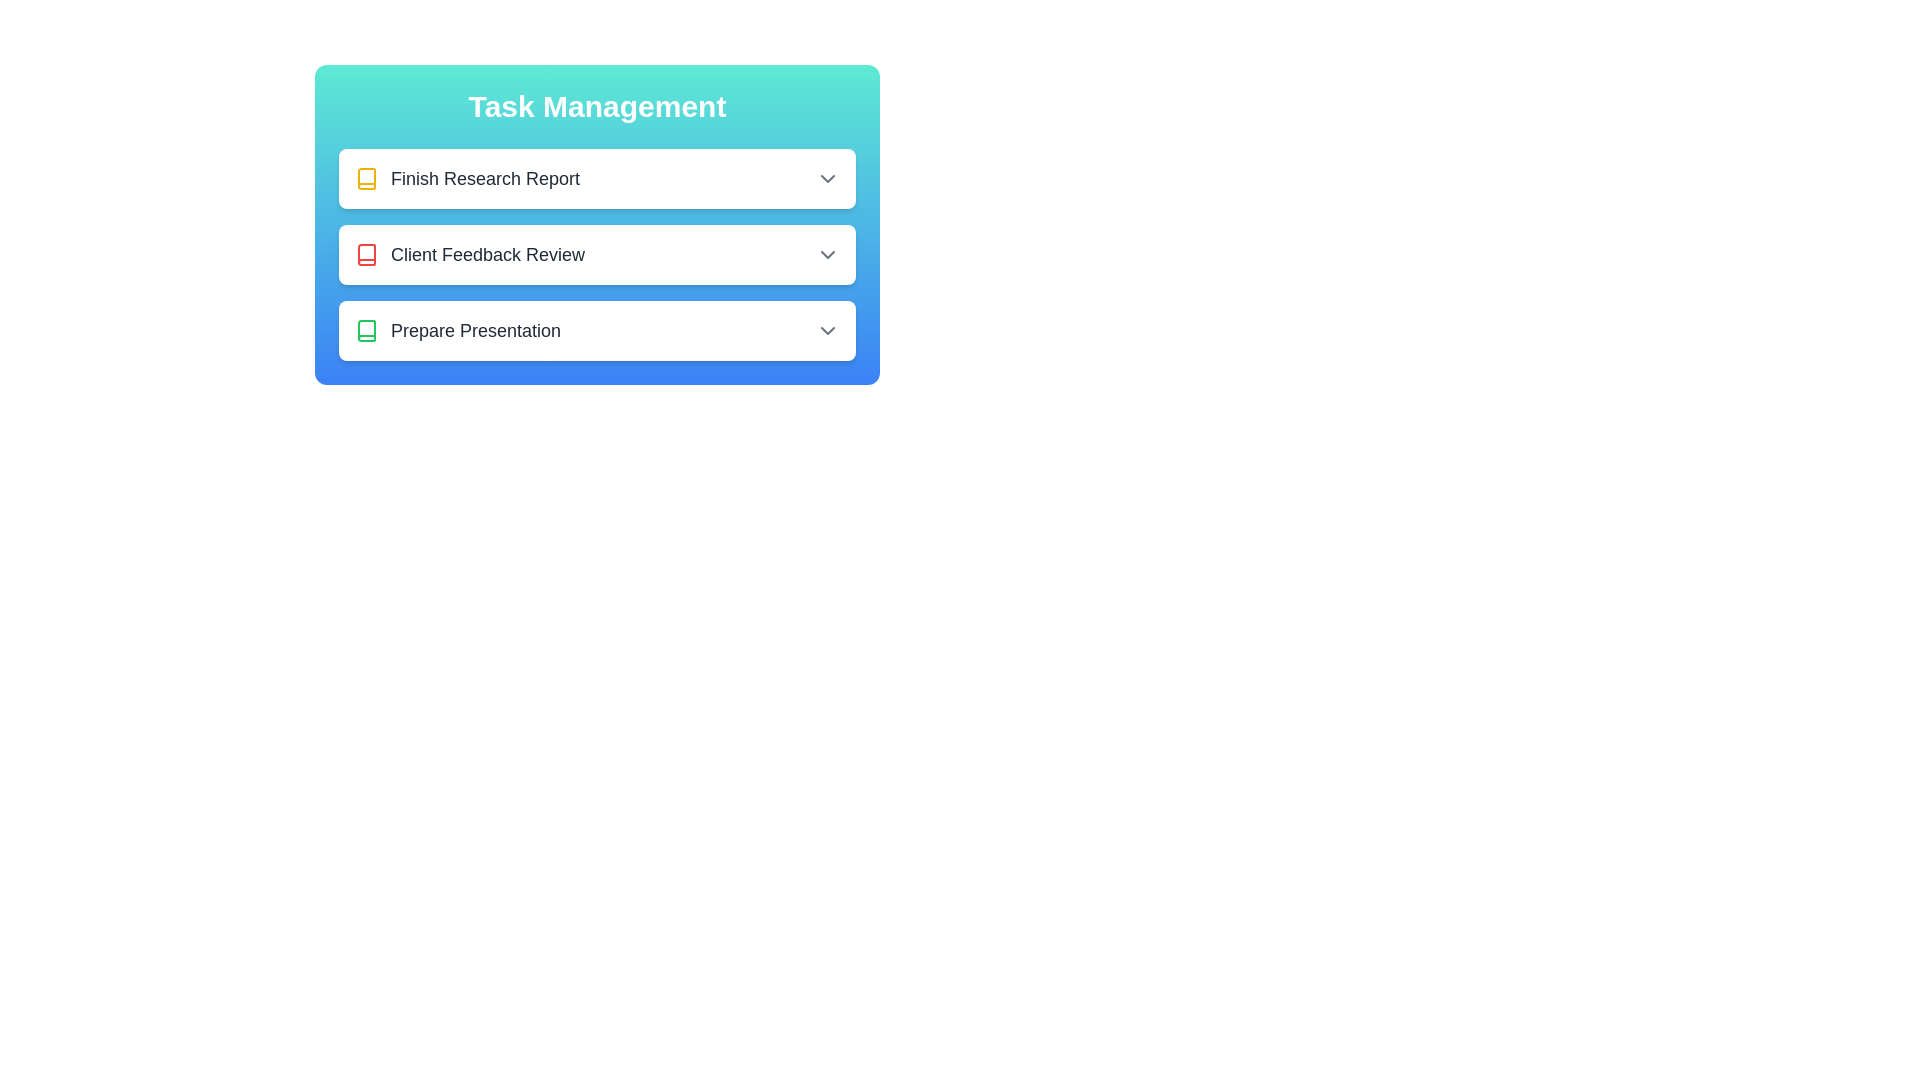  What do you see at coordinates (828, 330) in the screenshot?
I see `the dropdown button for the task titled Prepare Presentation to toggle its details` at bounding box center [828, 330].